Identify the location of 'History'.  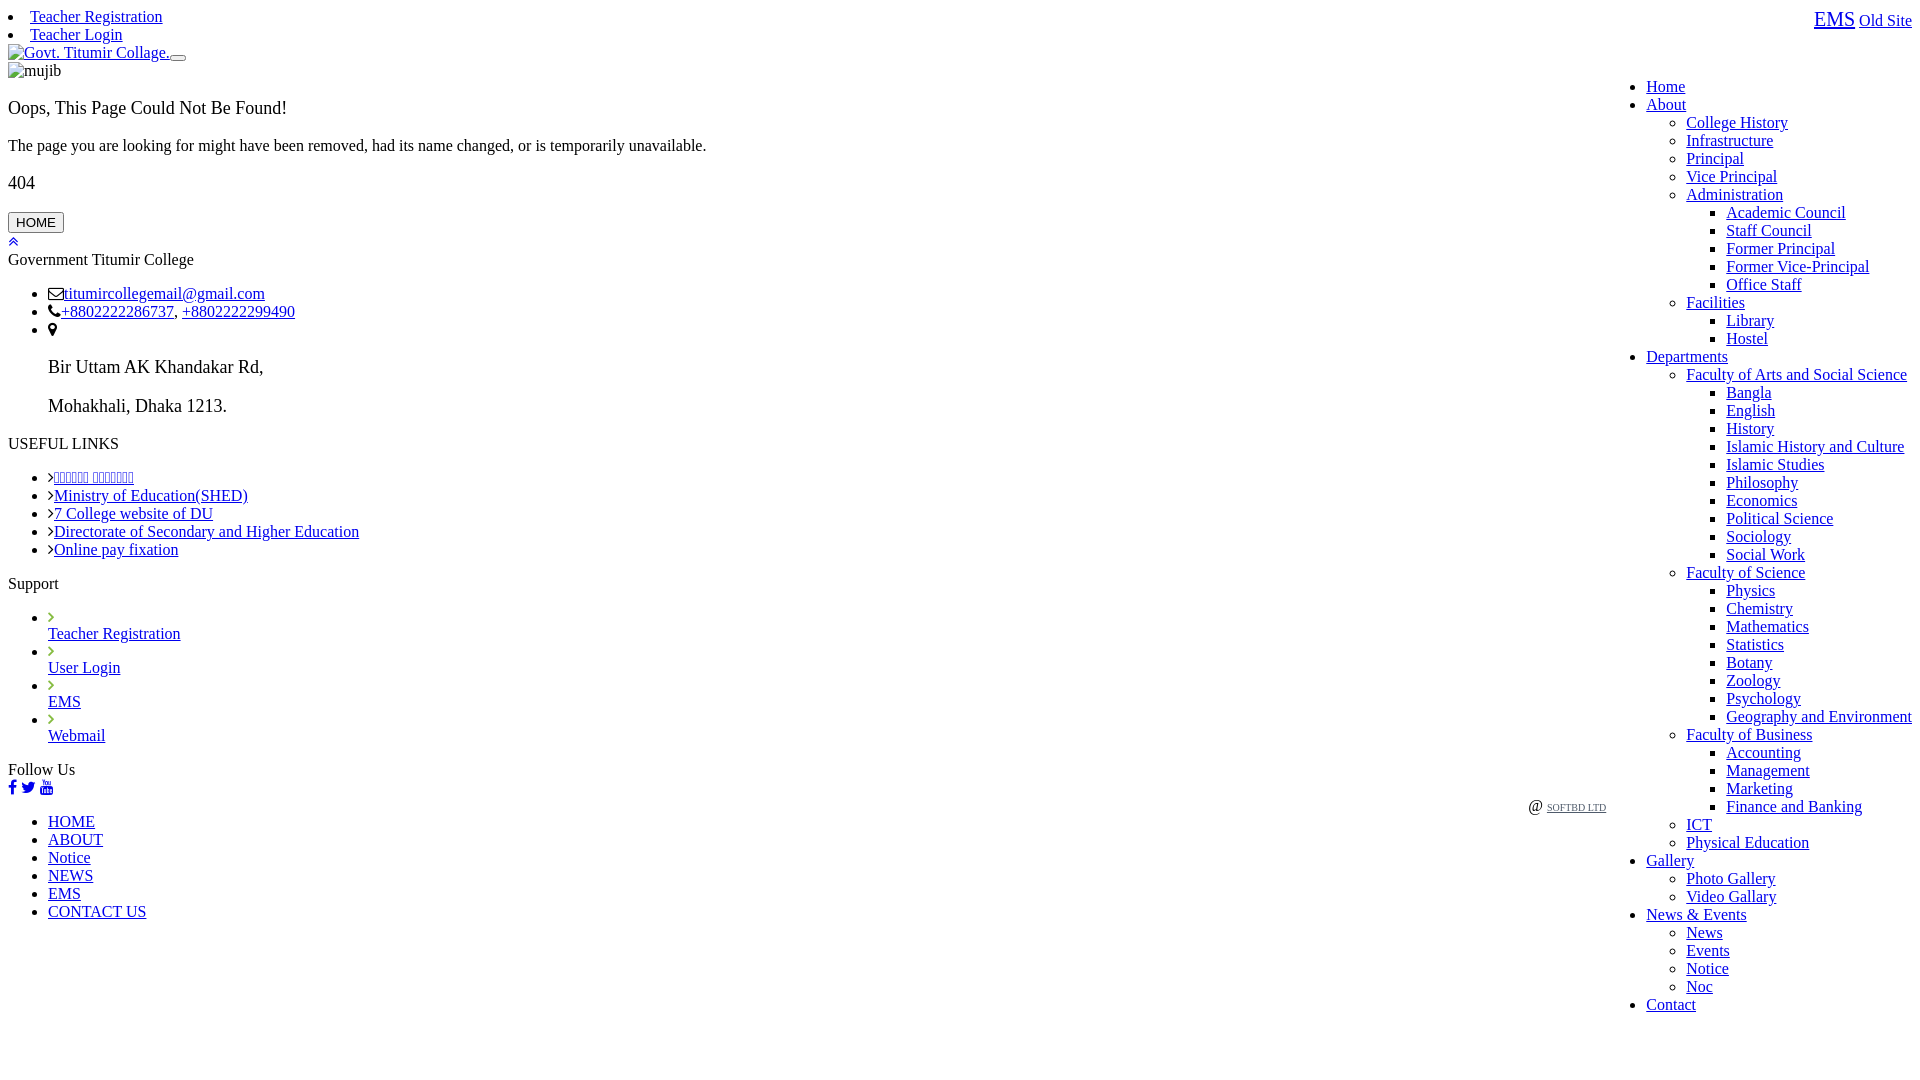
(1749, 427).